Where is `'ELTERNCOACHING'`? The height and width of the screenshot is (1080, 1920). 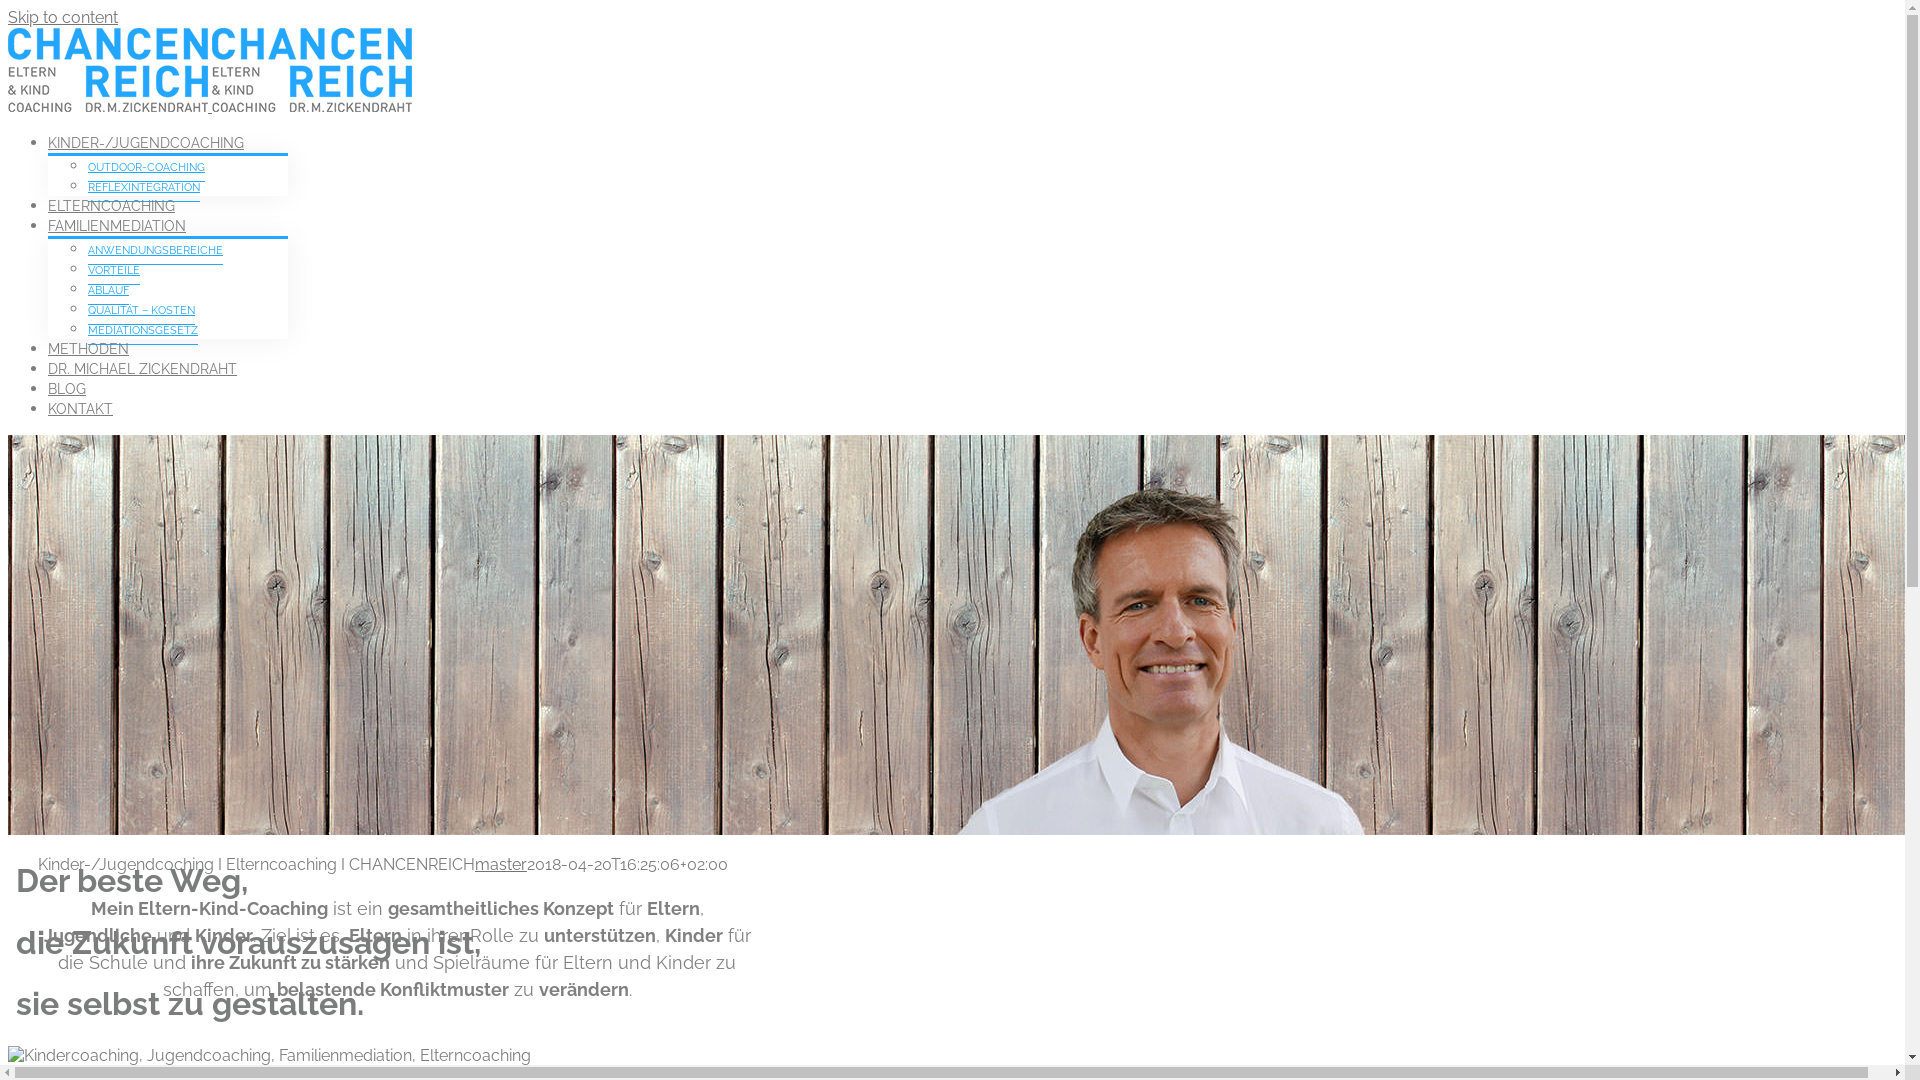
'ELTERNCOACHING' is located at coordinates (110, 204).